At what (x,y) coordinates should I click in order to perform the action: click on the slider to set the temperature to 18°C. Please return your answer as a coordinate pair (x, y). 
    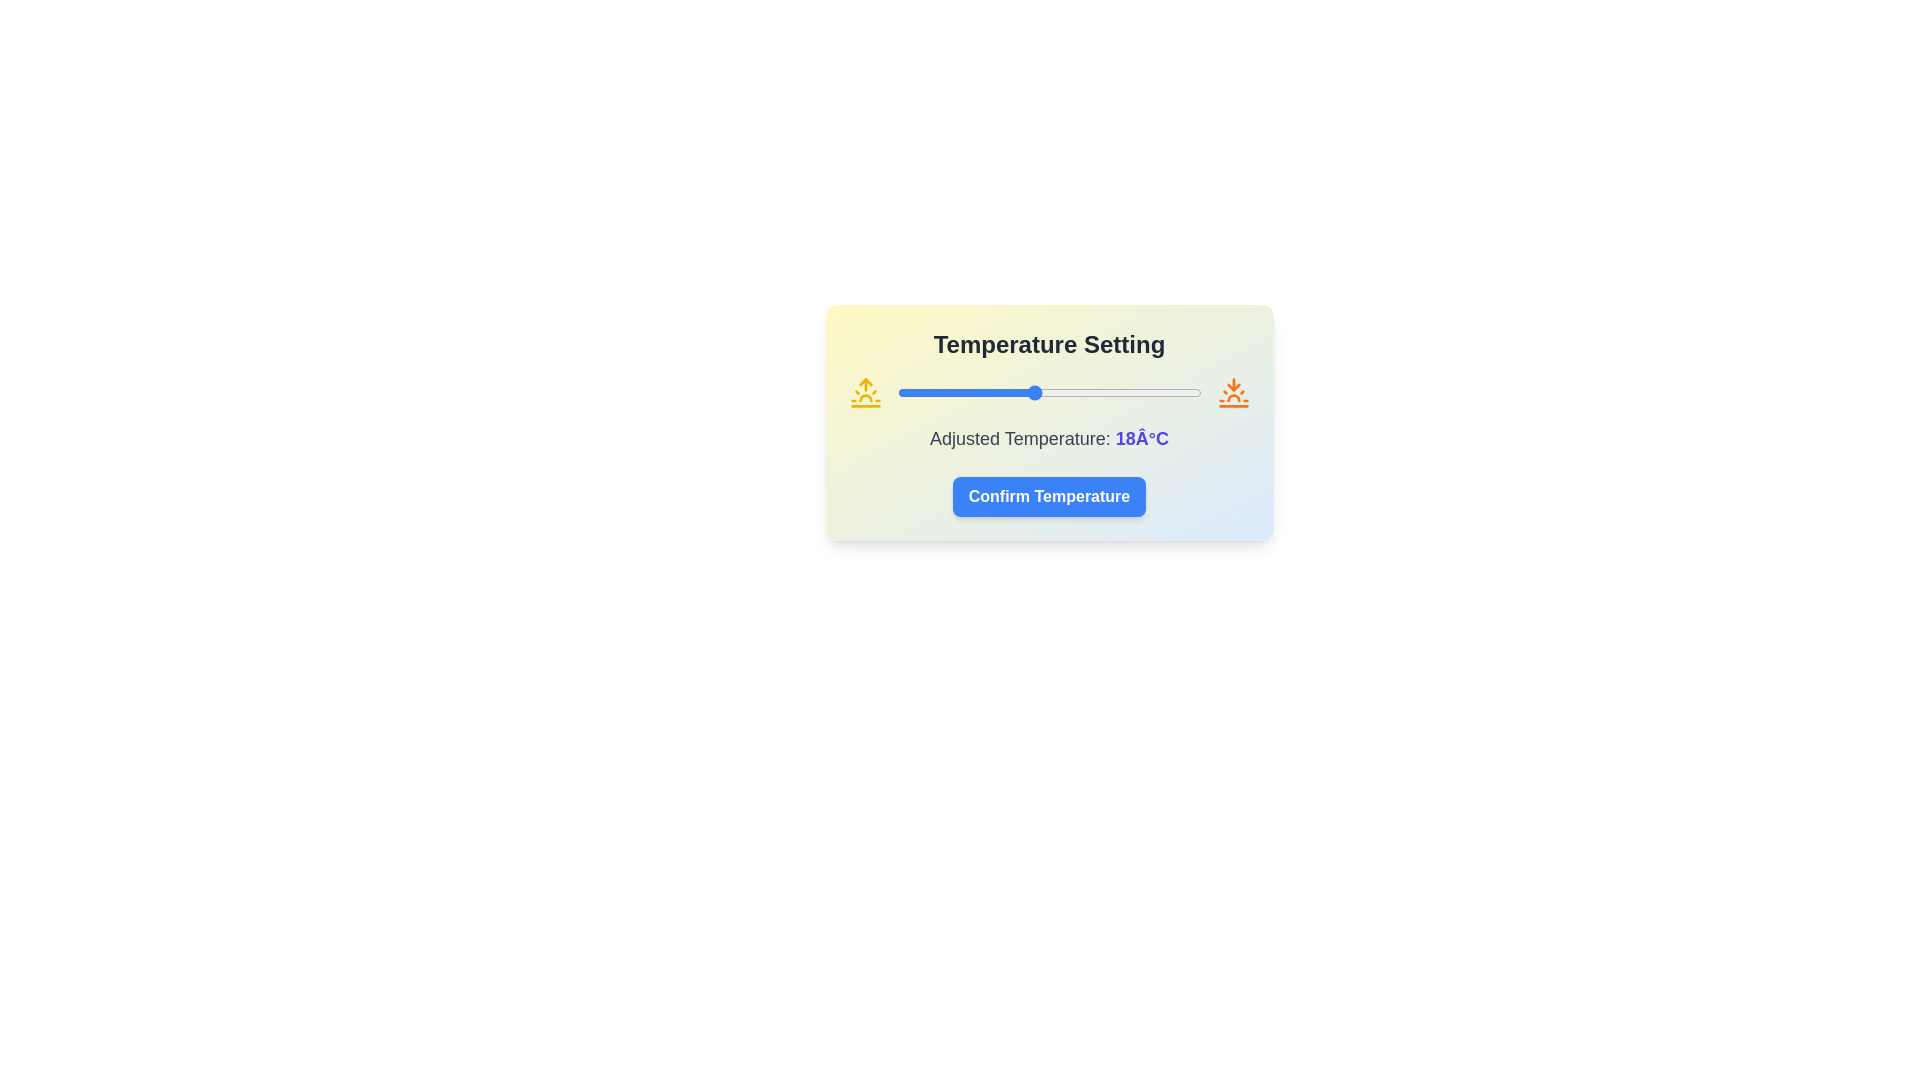
    Looking at the image, I should click on (1034, 393).